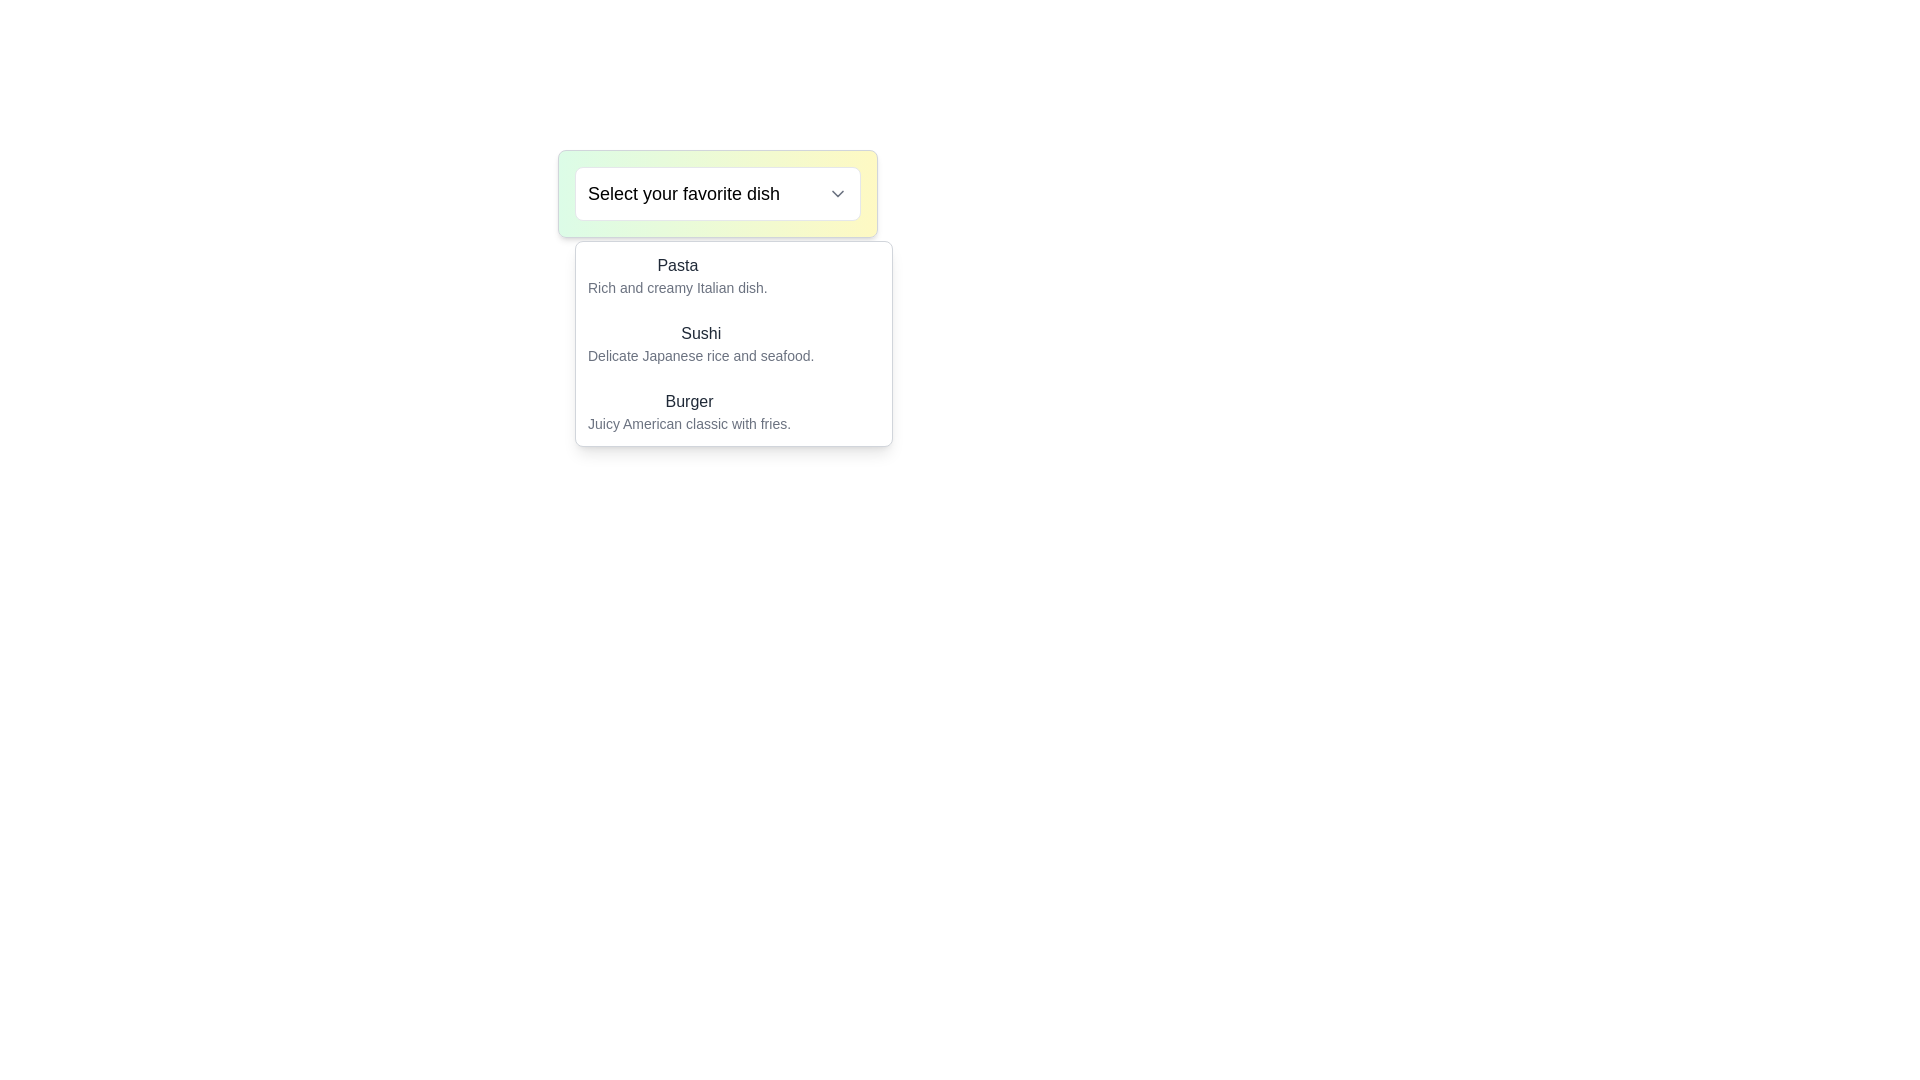  Describe the element at coordinates (733, 342) in the screenshot. I see `to select the list item displaying 'Sushi' in bold style, located within a white dropdown menu, positioned below 'Pasta' and above 'Burger'` at that location.